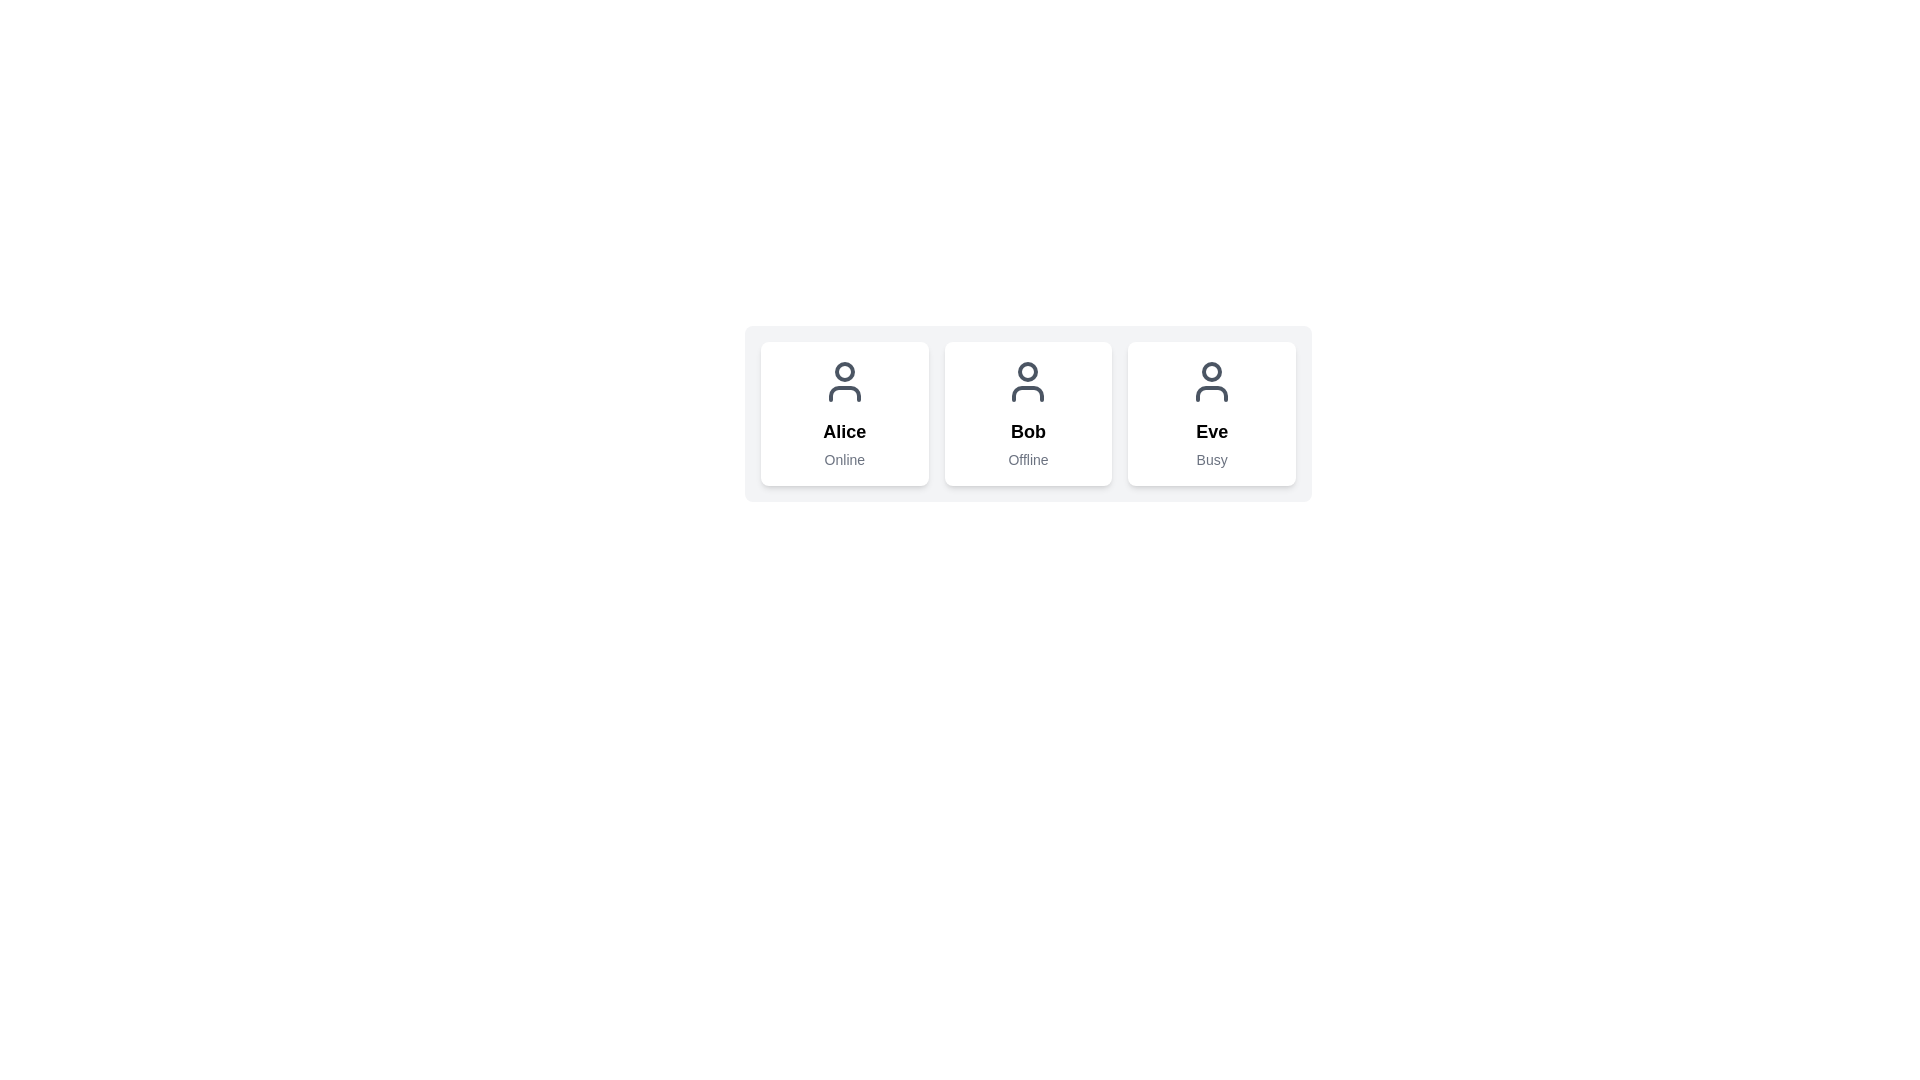 The height and width of the screenshot is (1080, 1920). What do you see at coordinates (844, 459) in the screenshot?
I see `the Text Label that displays 'Online', which is styled in a small gray font and positioned below the text 'Alice' in a grid layout` at bounding box center [844, 459].